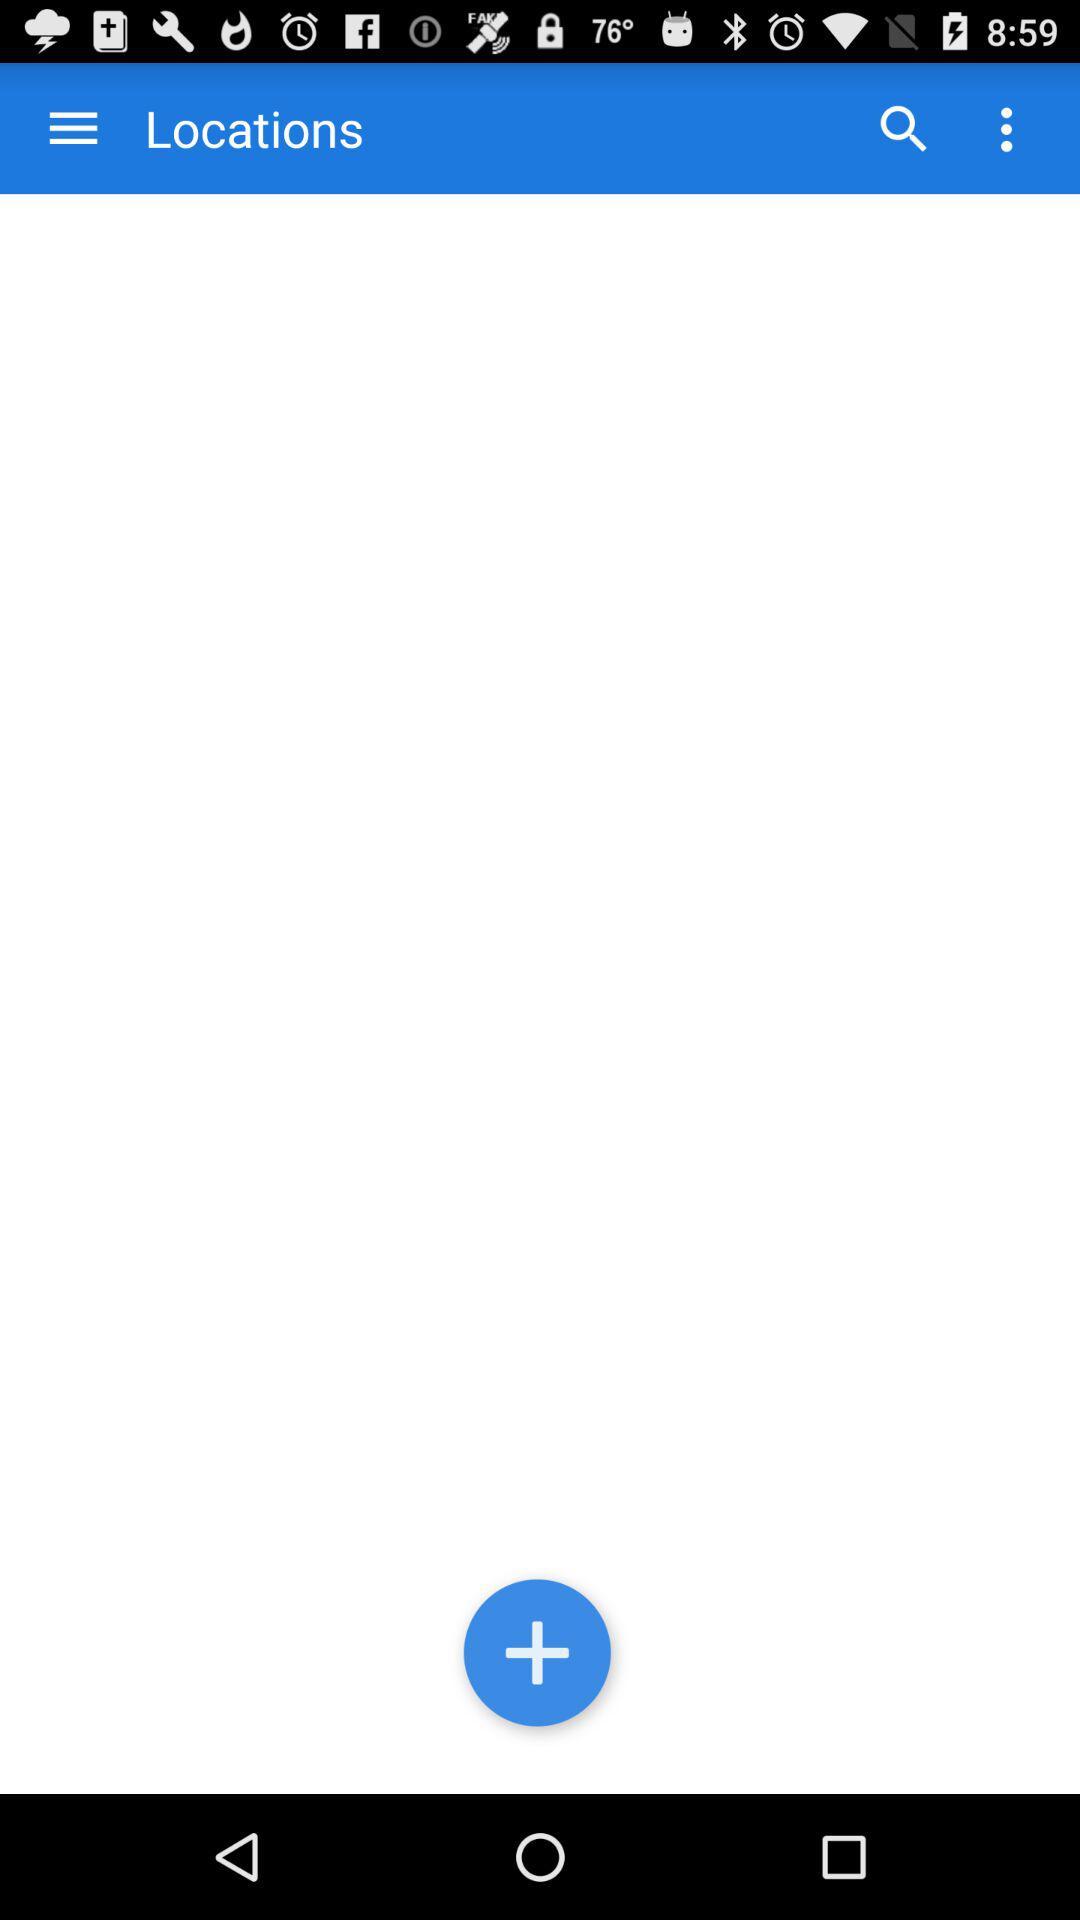 This screenshot has width=1080, height=1920. What do you see at coordinates (1006, 127) in the screenshot?
I see `open the sub-menu for this page` at bounding box center [1006, 127].